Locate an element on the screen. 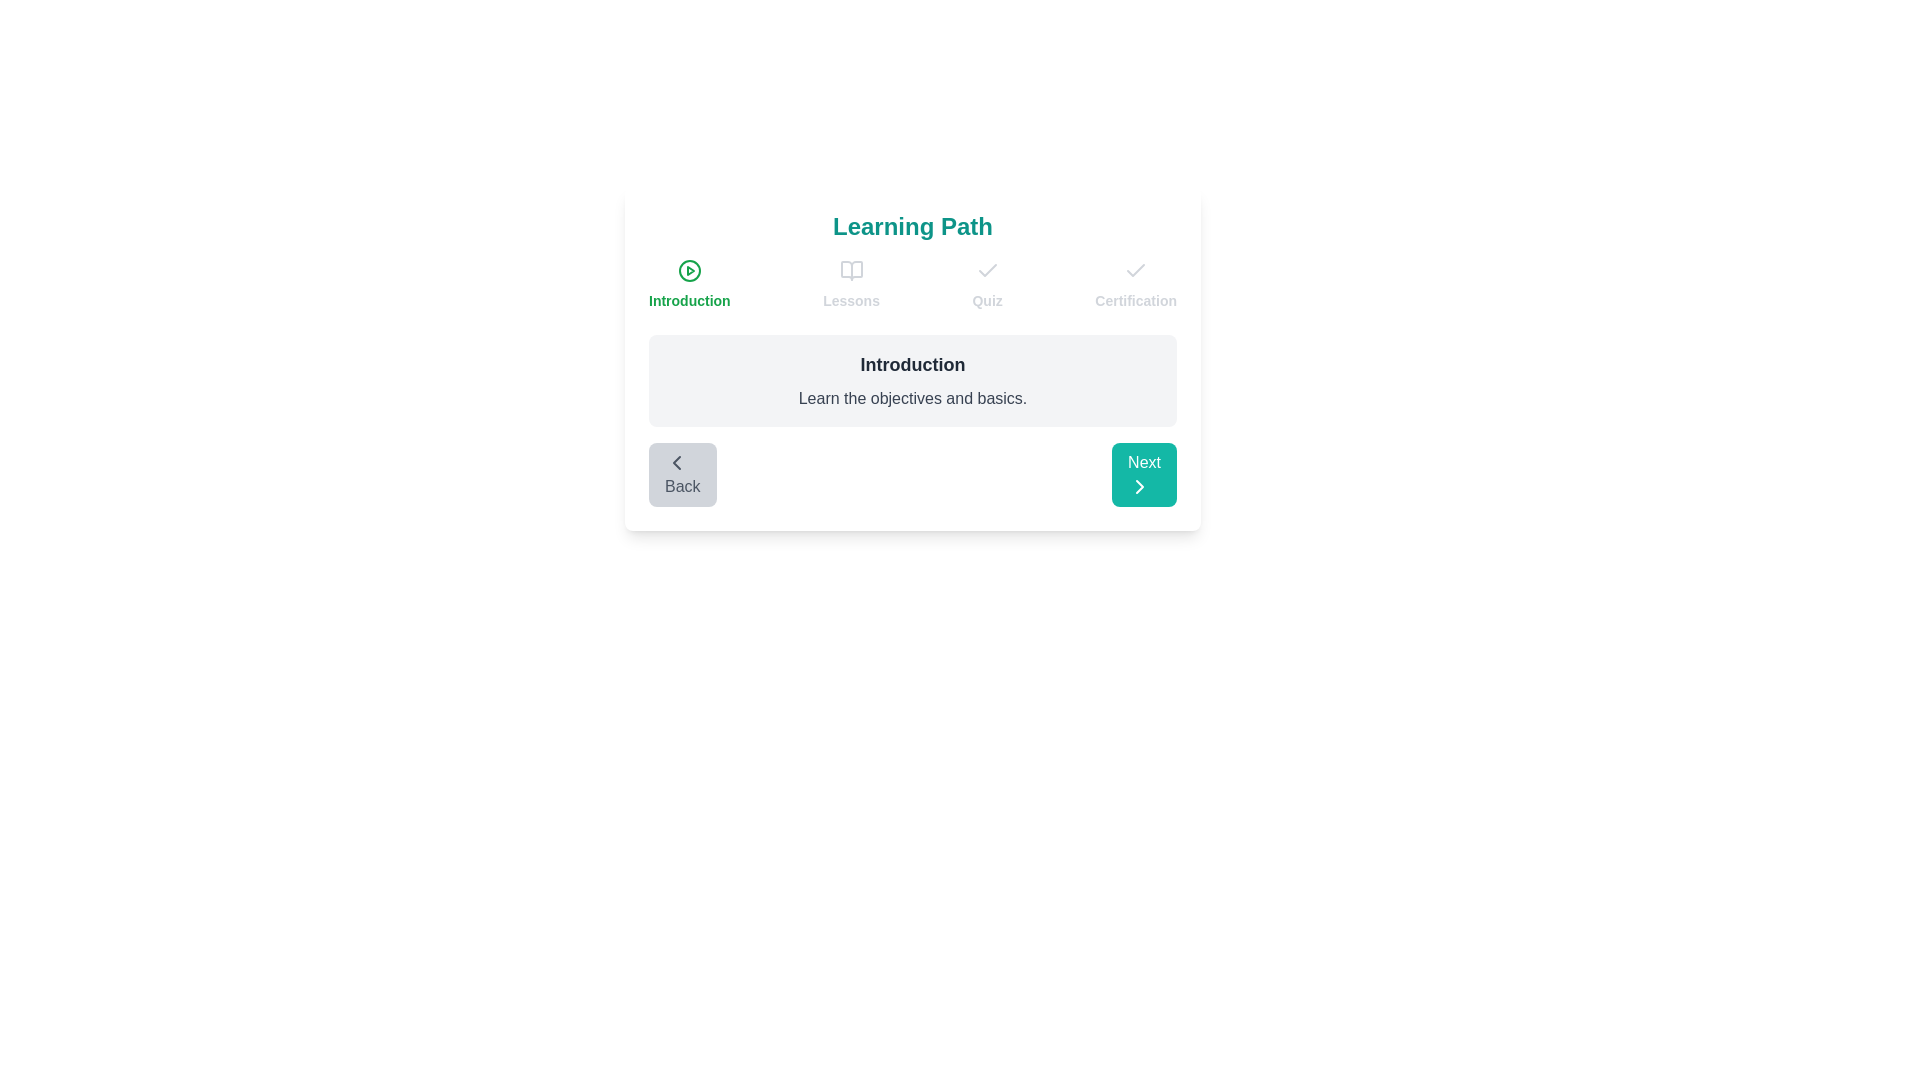  the 'Next' button to navigate to the next step is located at coordinates (1144, 474).